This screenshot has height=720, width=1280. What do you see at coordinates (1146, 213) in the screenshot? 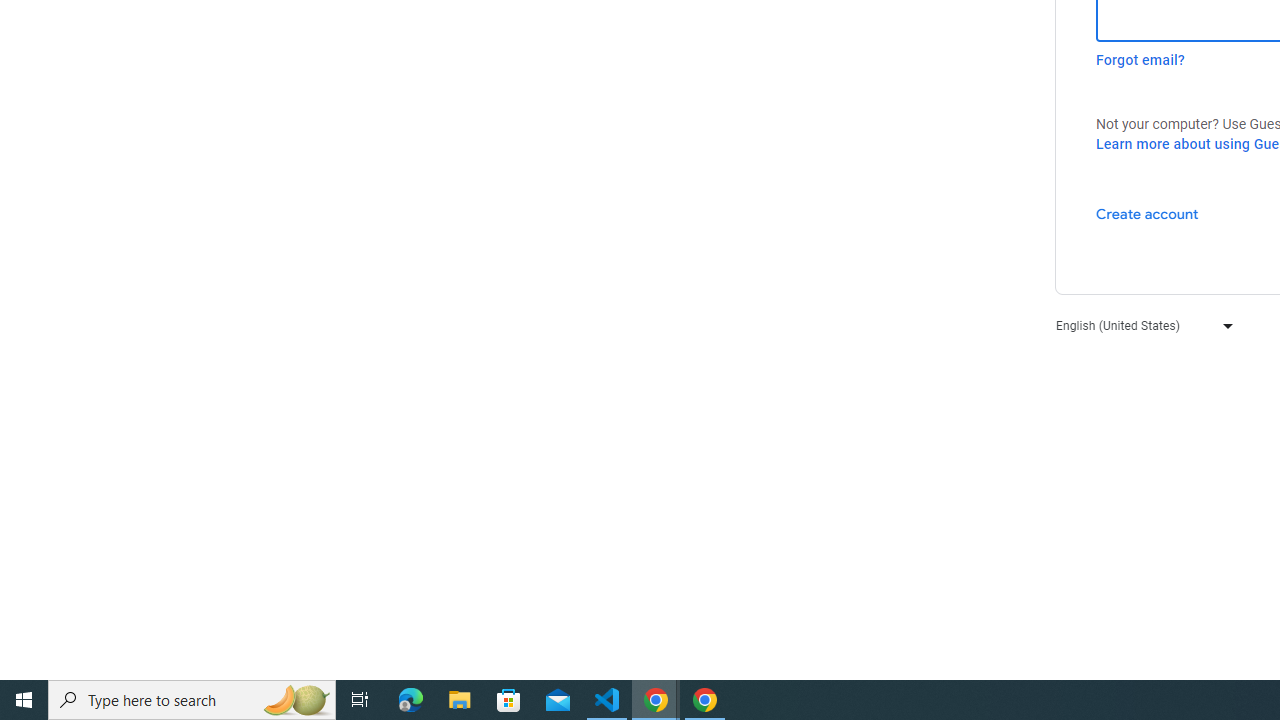
I see `'Create account'` at bounding box center [1146, 213].